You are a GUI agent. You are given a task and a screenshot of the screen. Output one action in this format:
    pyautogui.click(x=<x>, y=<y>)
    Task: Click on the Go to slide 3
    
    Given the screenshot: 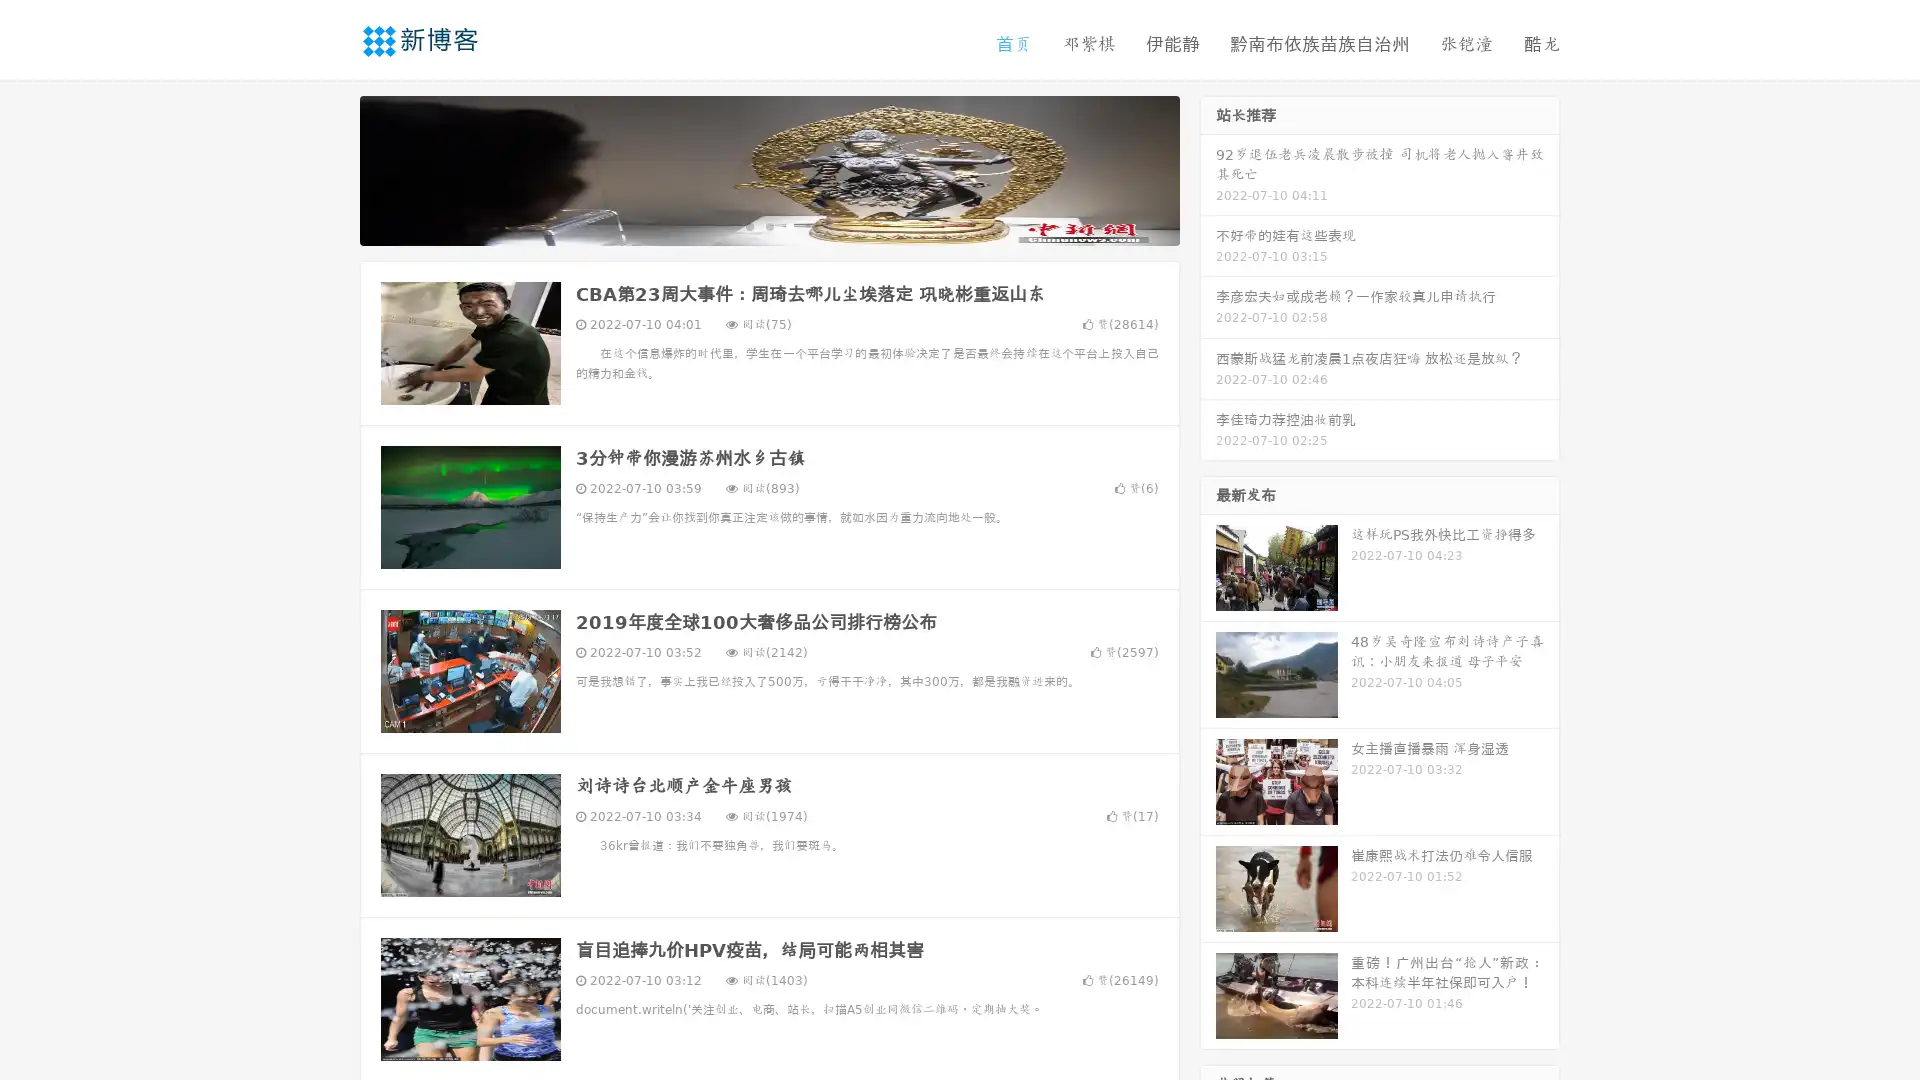 What is the action you would take?
    pyautogui.click(x=789, y=225)
    